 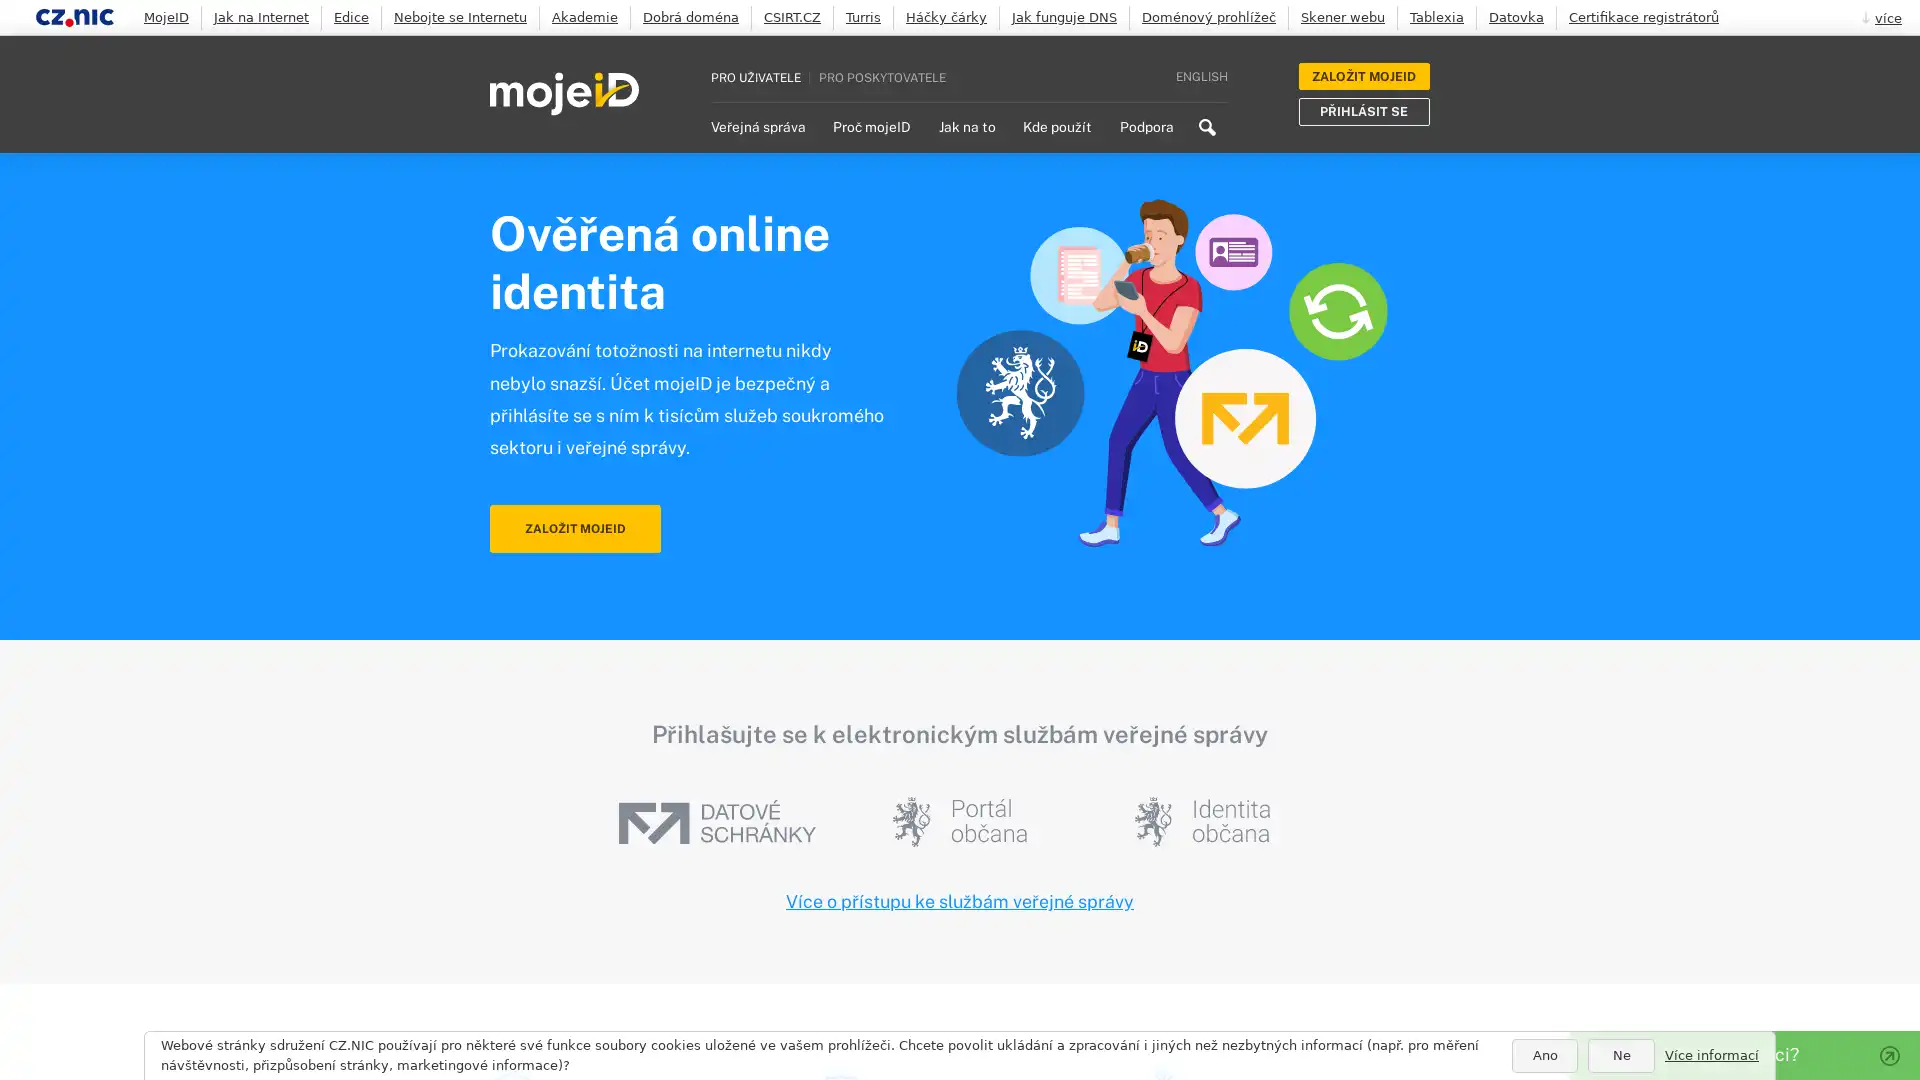 What do you see at coordinates (1543, 1055) in the screenshot?
I see `Ano` at bounding box center [1543, 1055].